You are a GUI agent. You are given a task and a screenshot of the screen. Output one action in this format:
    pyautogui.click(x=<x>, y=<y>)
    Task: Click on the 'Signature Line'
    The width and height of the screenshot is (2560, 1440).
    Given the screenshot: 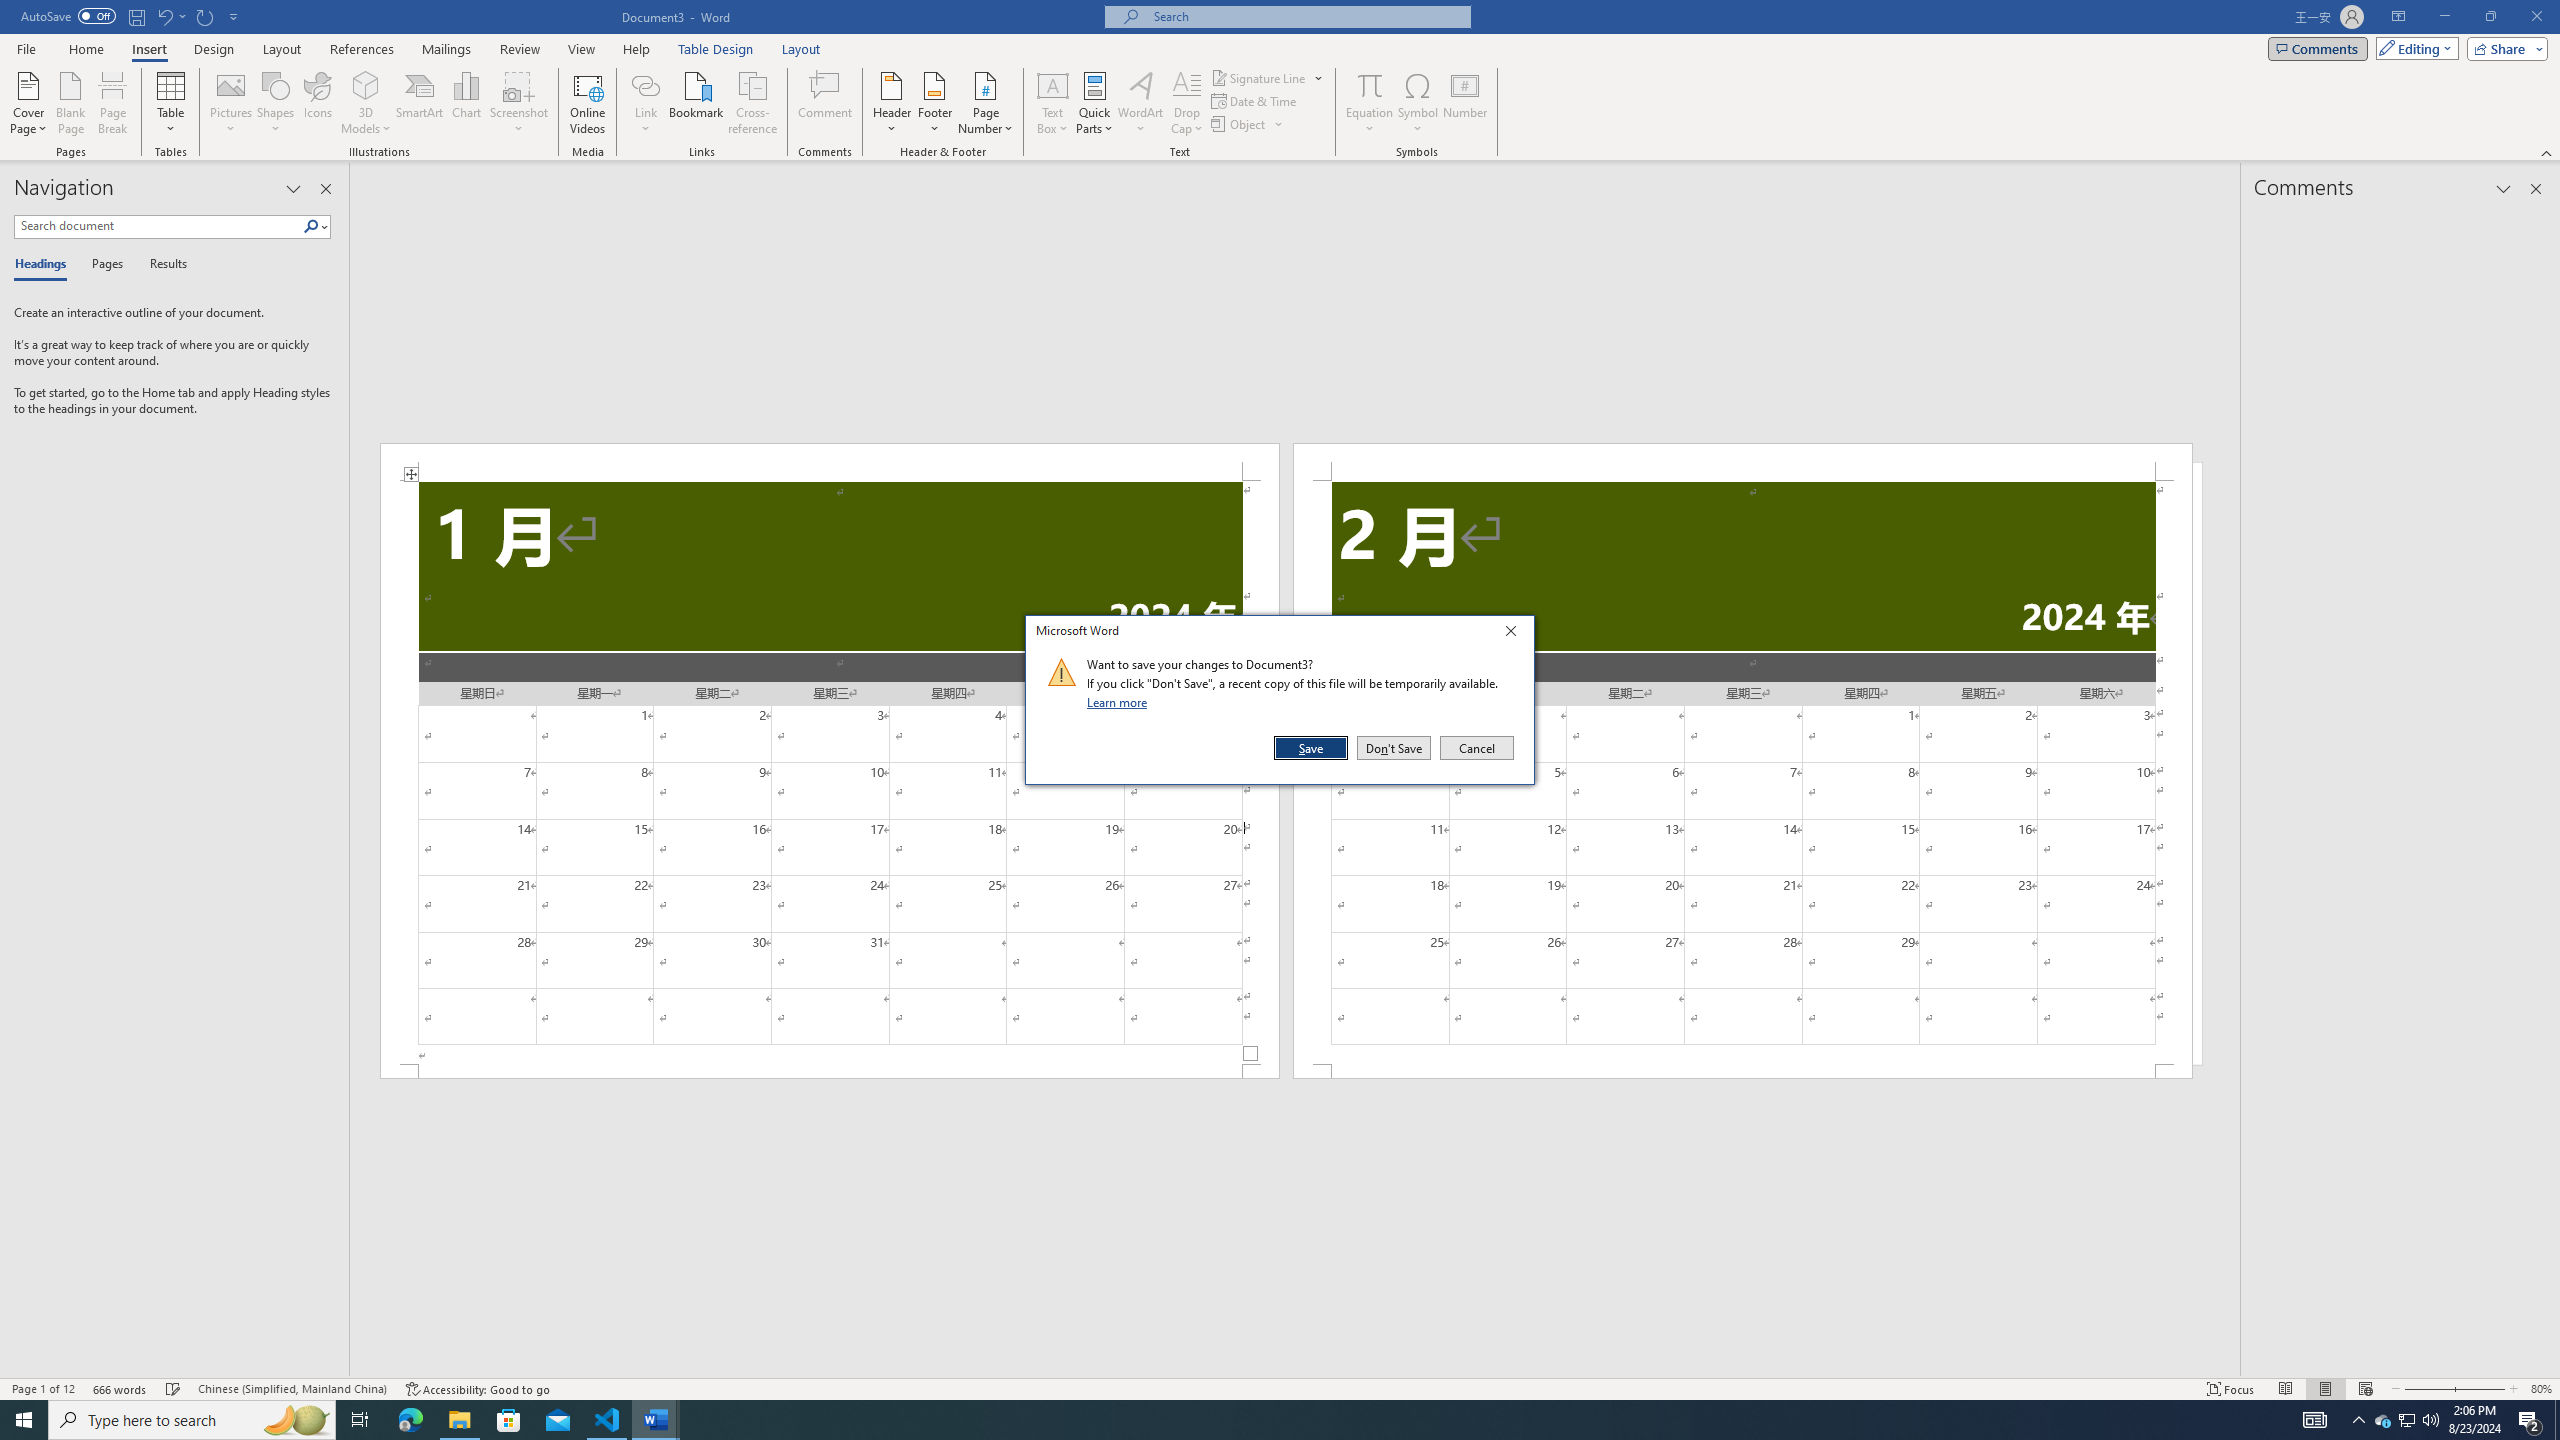 What is the action you would take?
    pyautogui.click(x=1267, y=77)
    